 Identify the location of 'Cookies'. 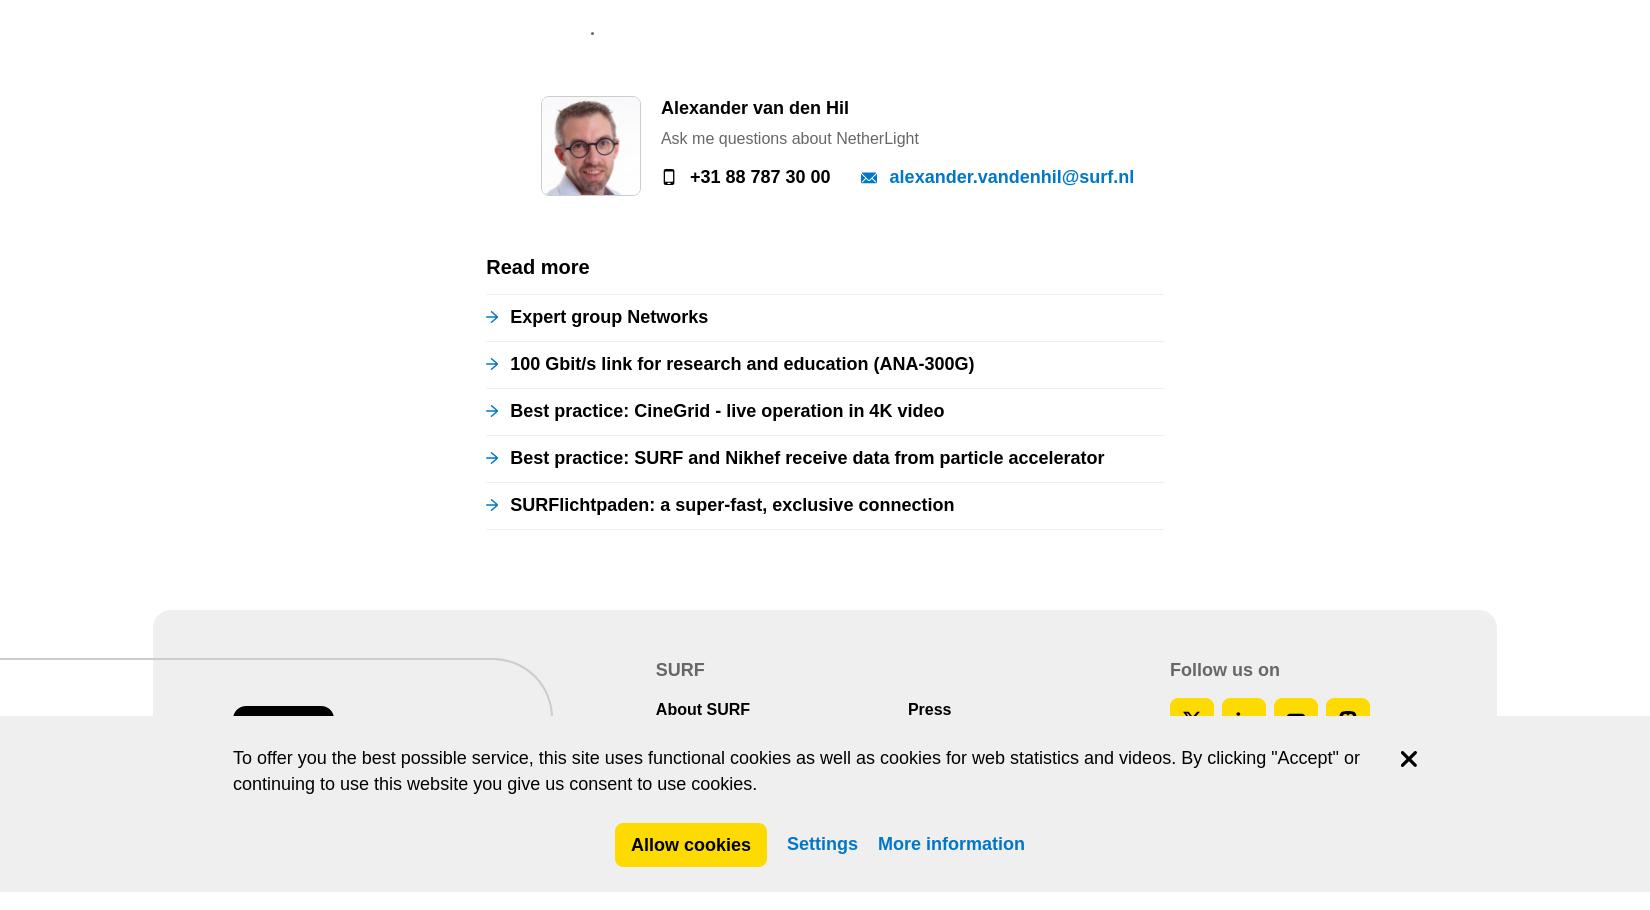
(704, 171).